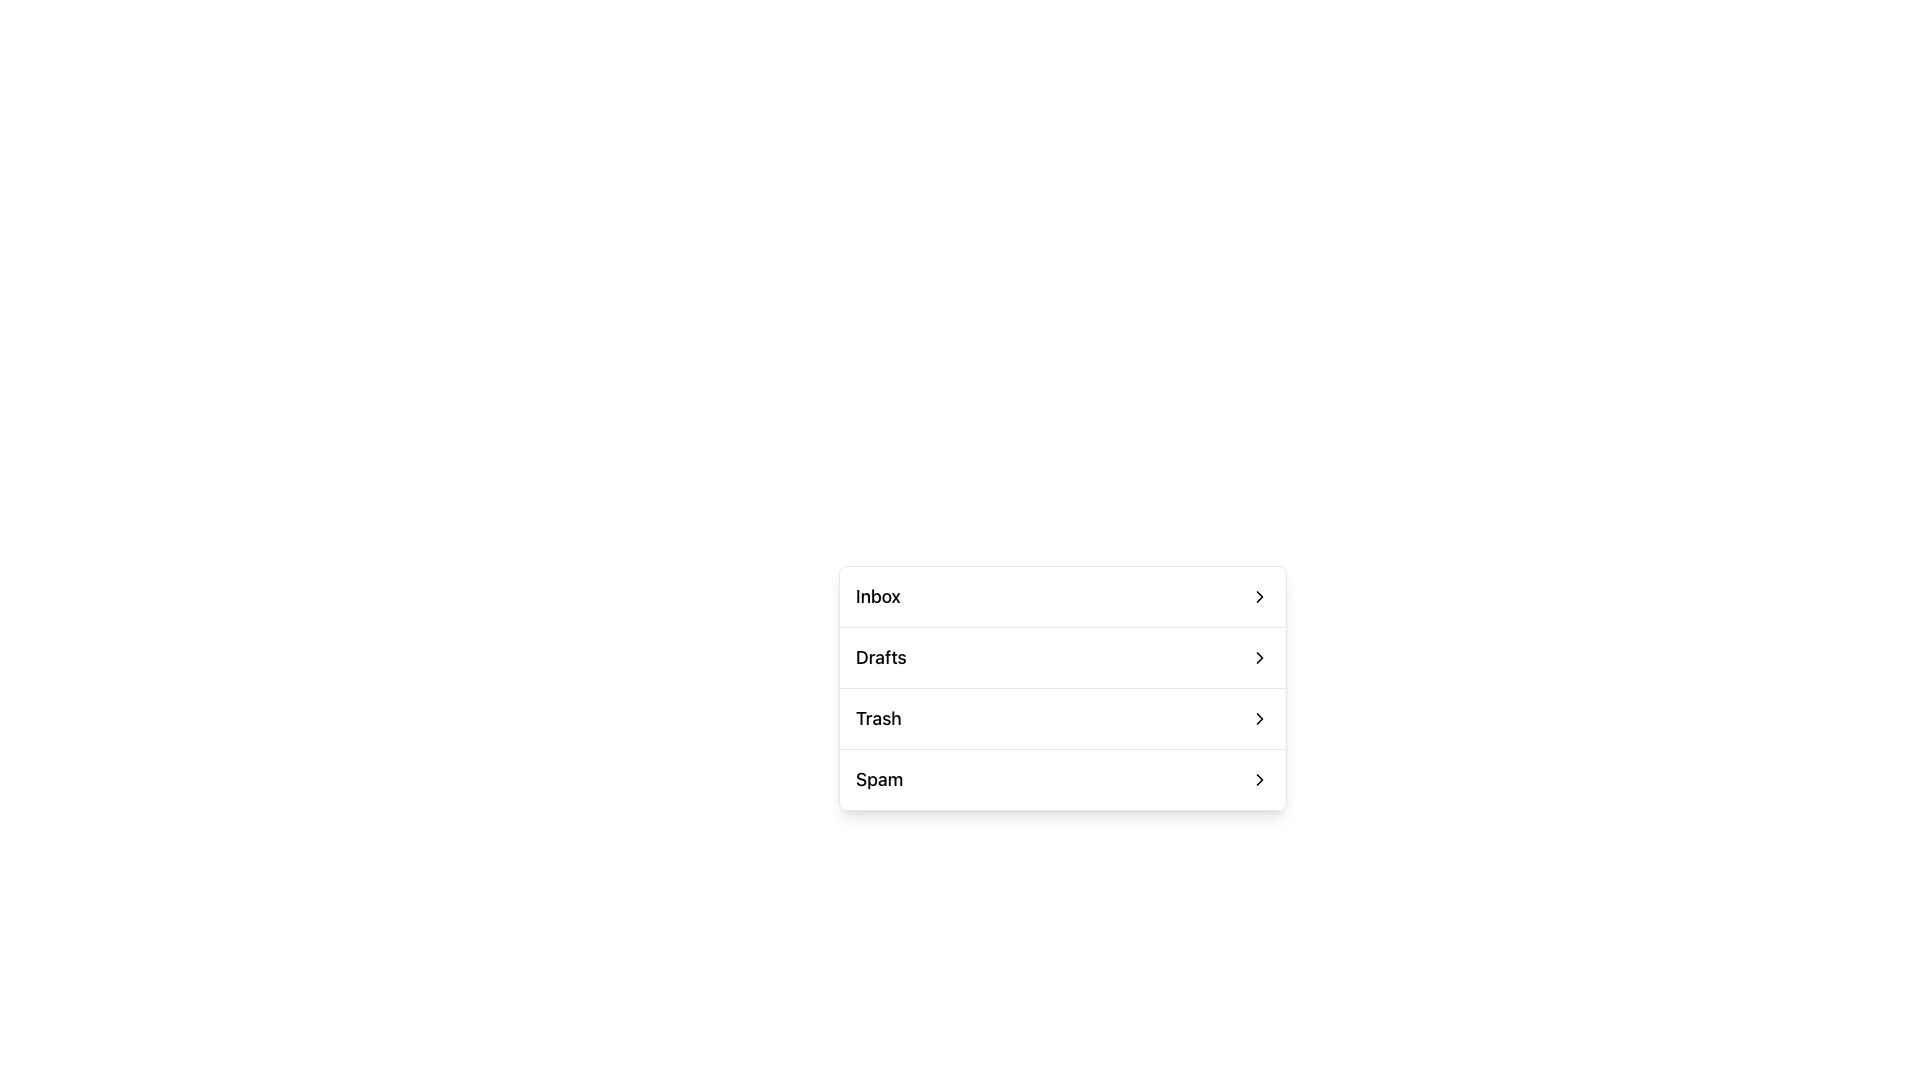  I want to click on the right-pointing chevron styled as an SVG graphic, which serves as an indicator icon within the 'Spam' list item at the bottom of the displayed menu, so click(1258, 778).